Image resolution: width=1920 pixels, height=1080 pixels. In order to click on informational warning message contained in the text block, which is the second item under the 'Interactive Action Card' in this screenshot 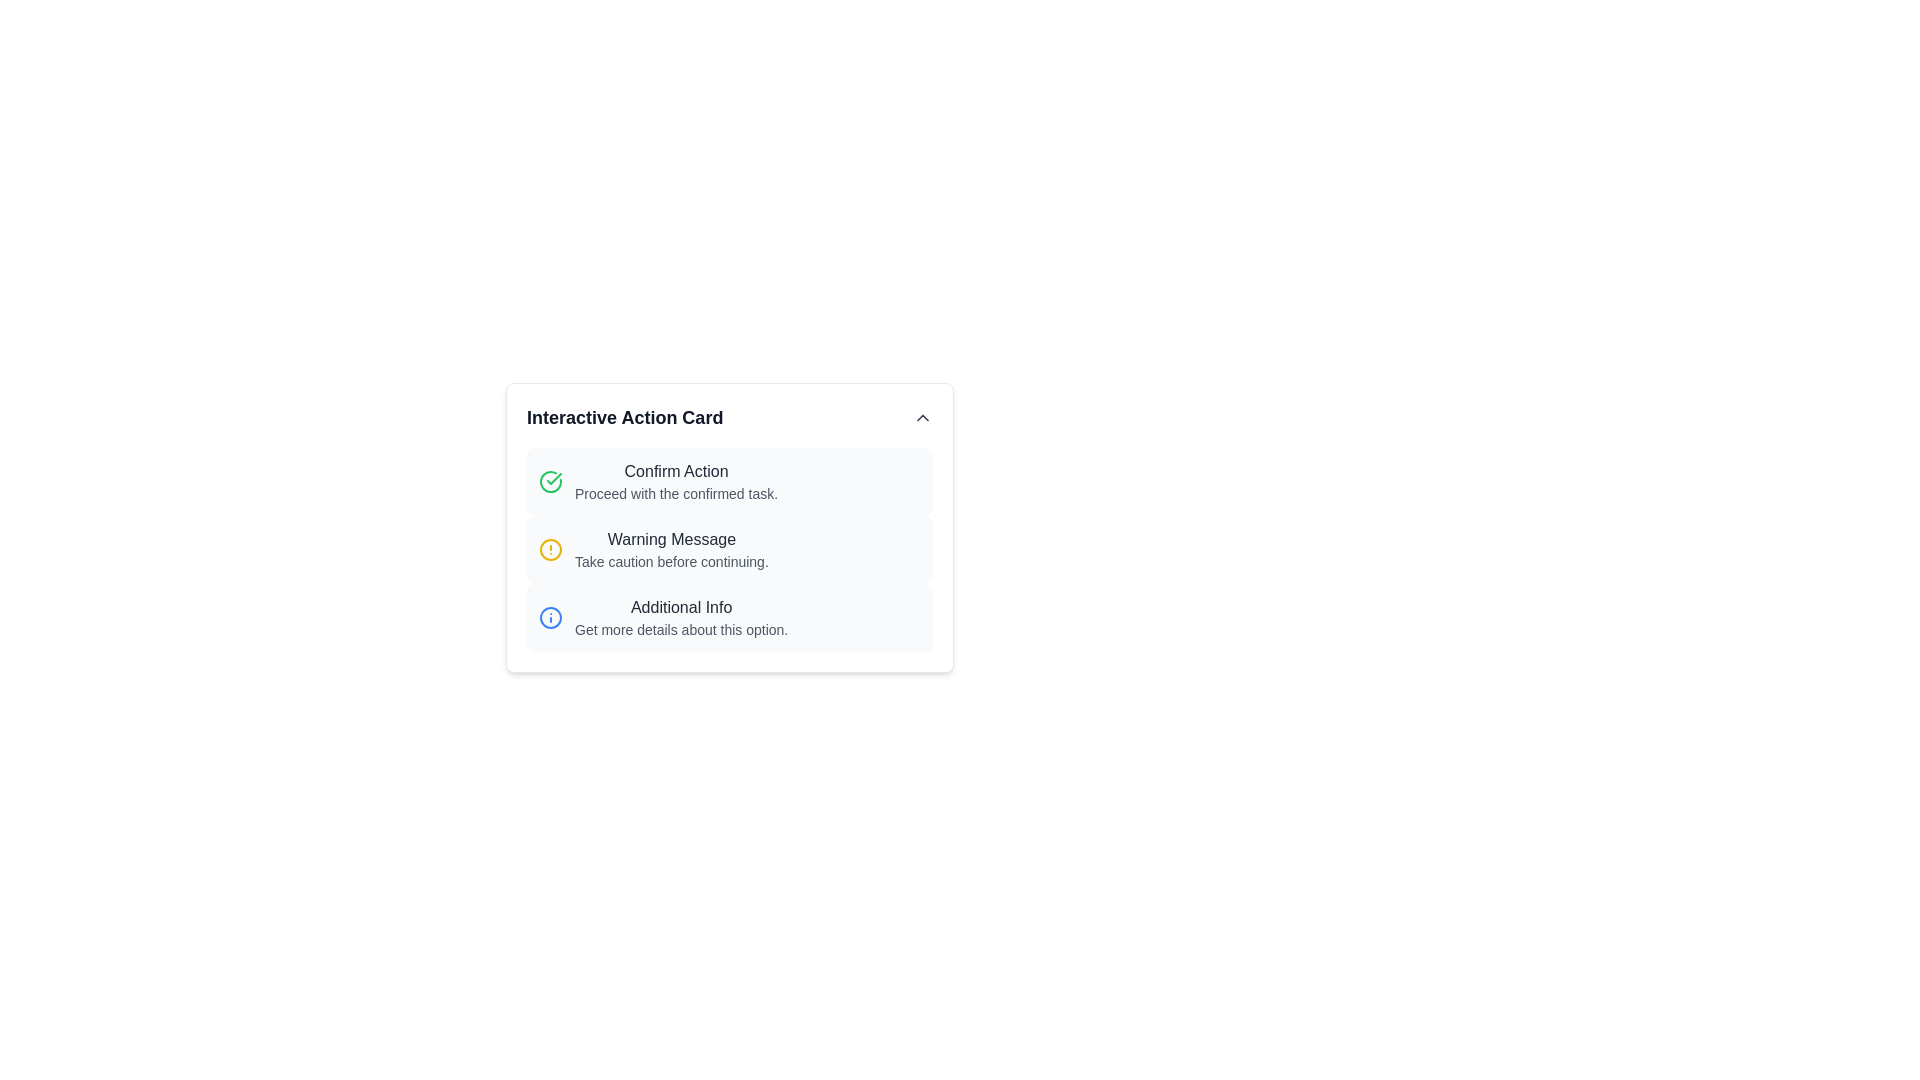, I will do `click(672, 550)`.